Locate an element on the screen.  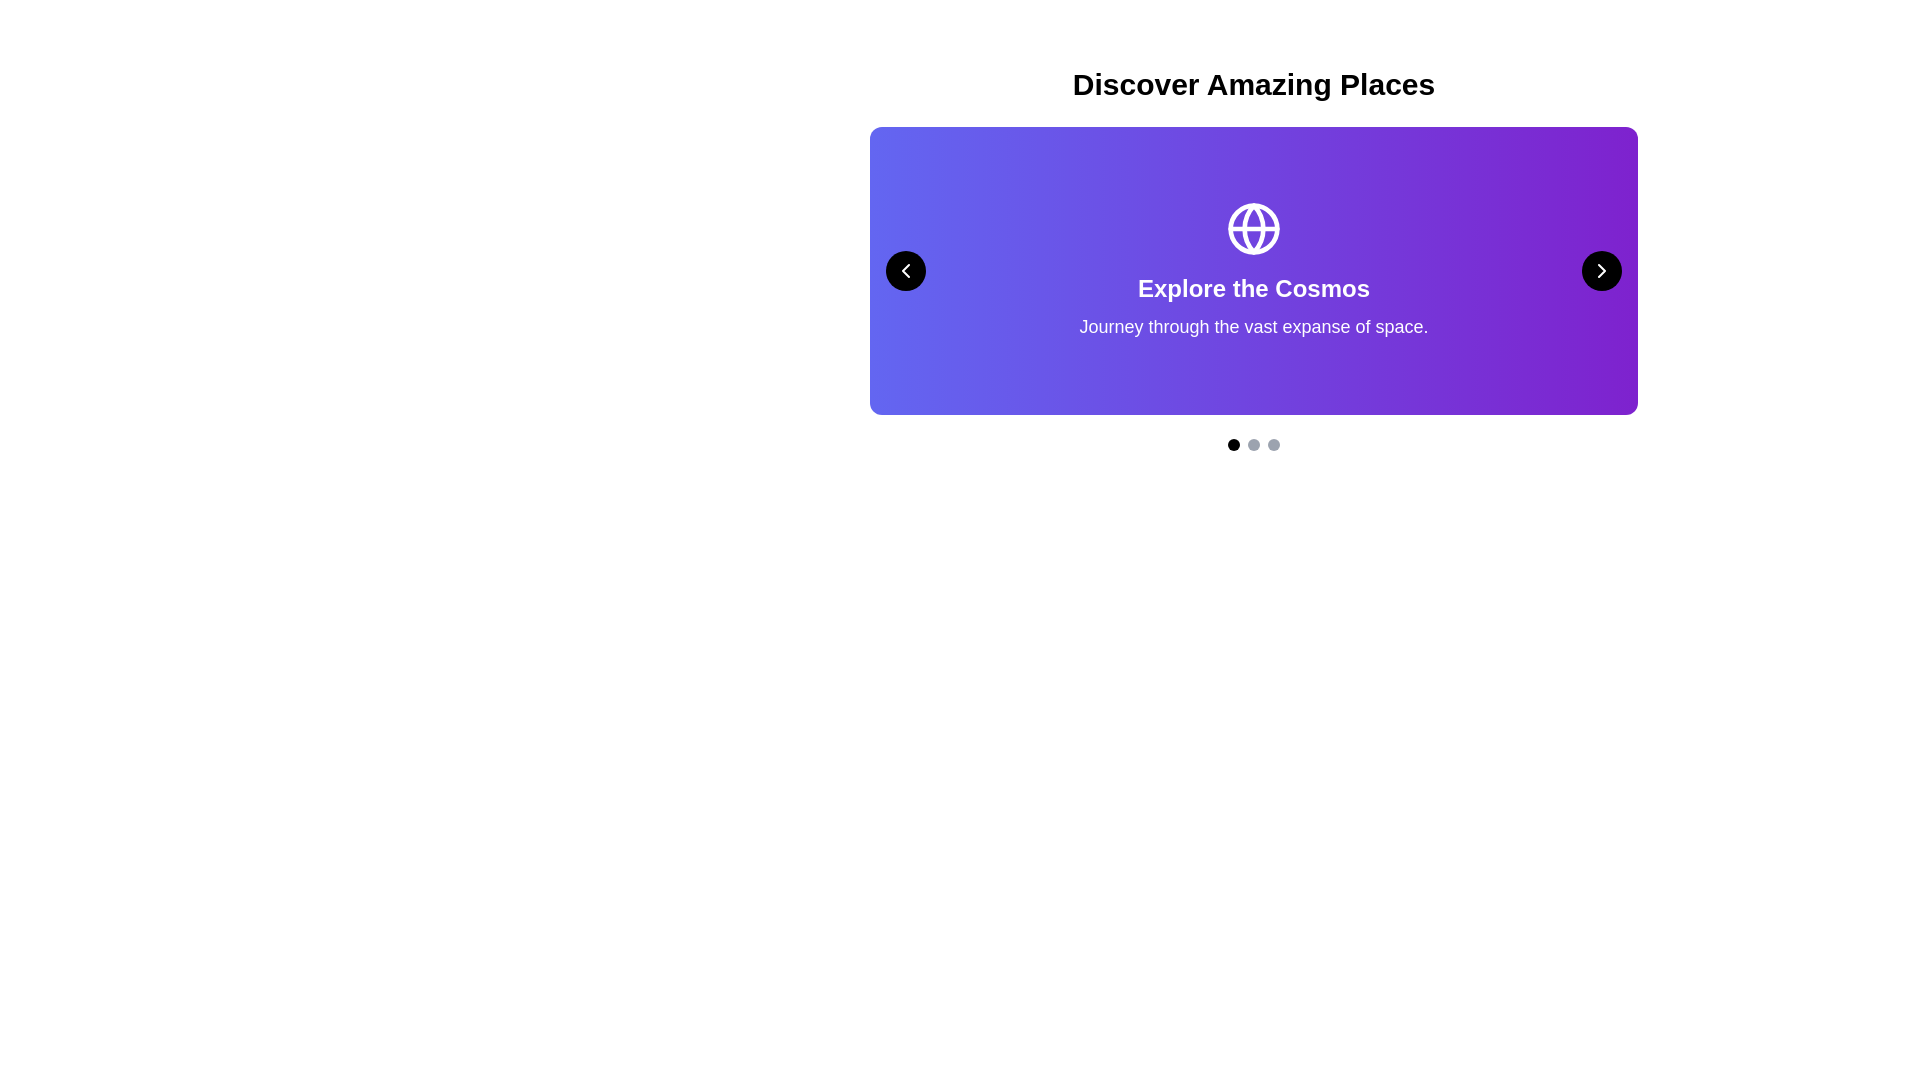
the decorative globe icon located at the upper center of the card with a purple gradient background, which is positioned above the text 'Explore the Cosmos' is located at coordinates (1252, 227).